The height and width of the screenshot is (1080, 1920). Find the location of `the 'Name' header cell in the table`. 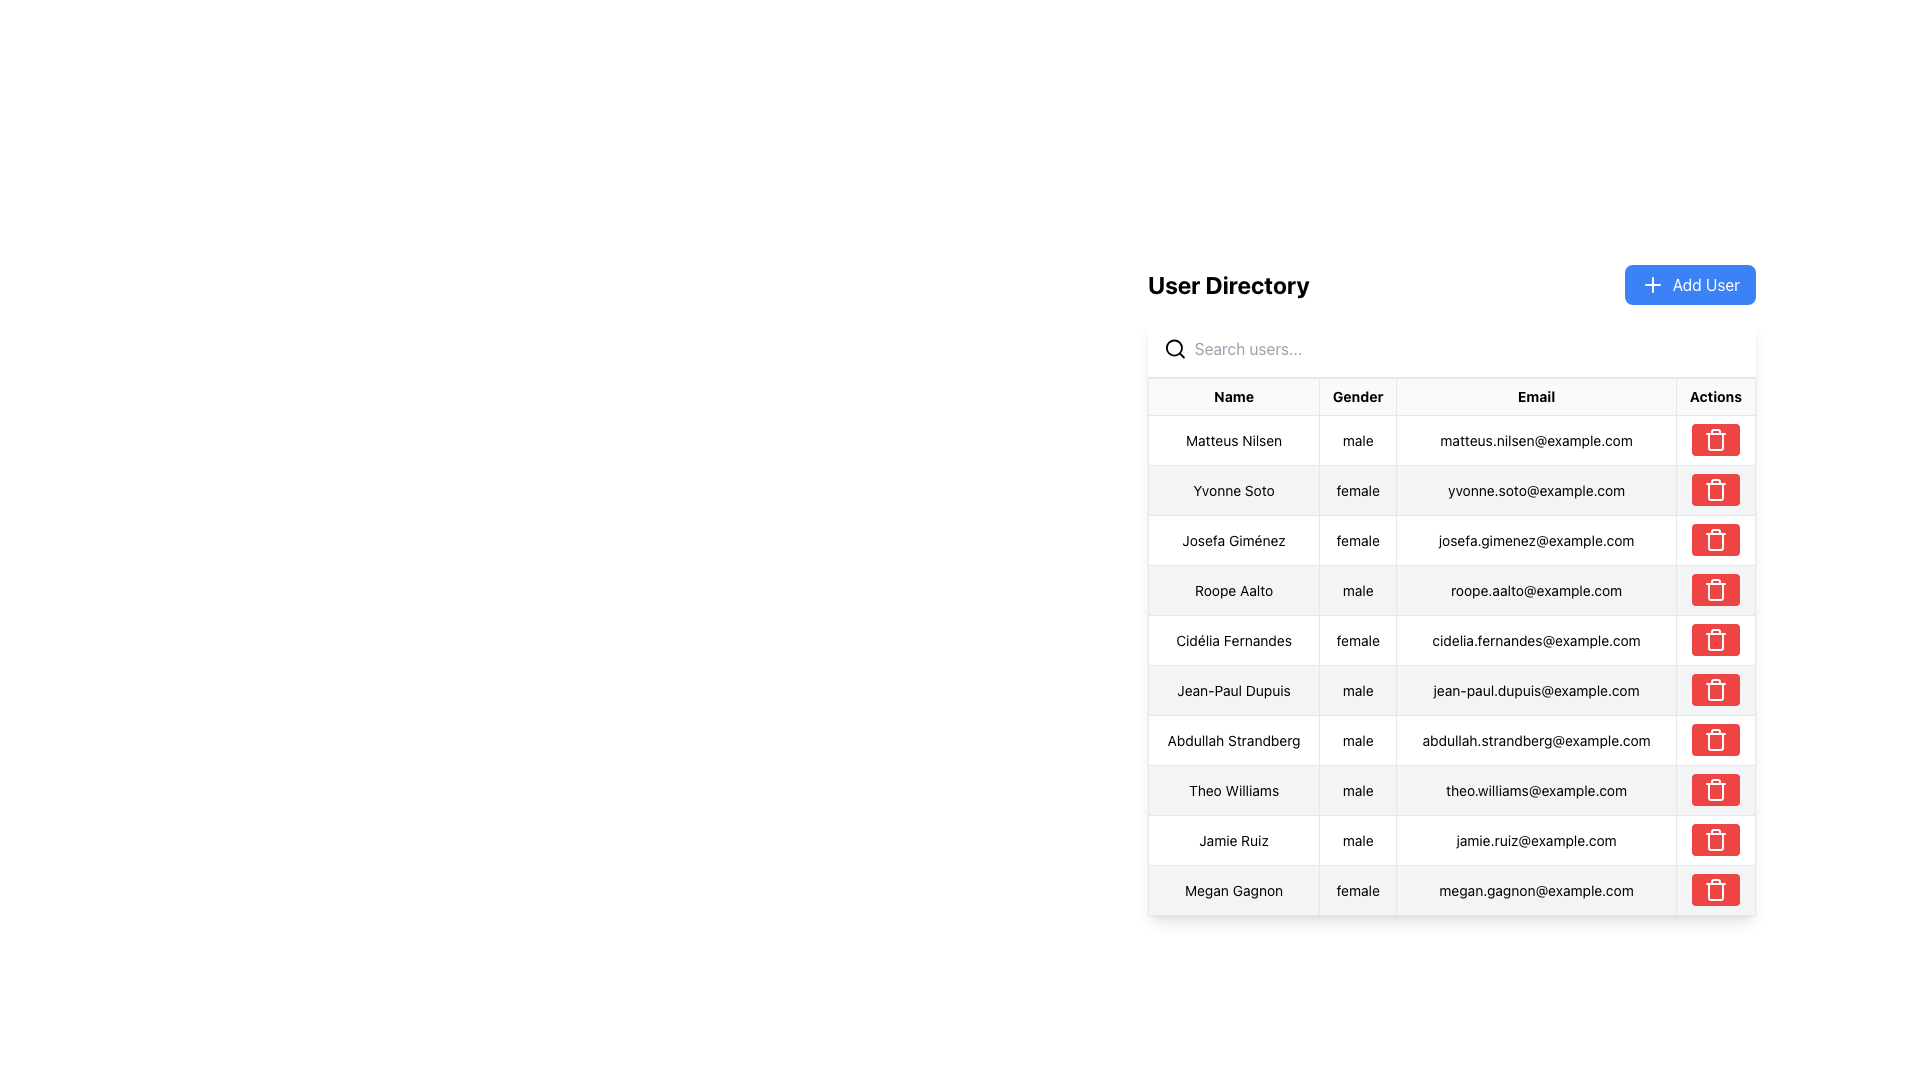

the 'Name' header cell in the table is located at coordinates (1232, 397).